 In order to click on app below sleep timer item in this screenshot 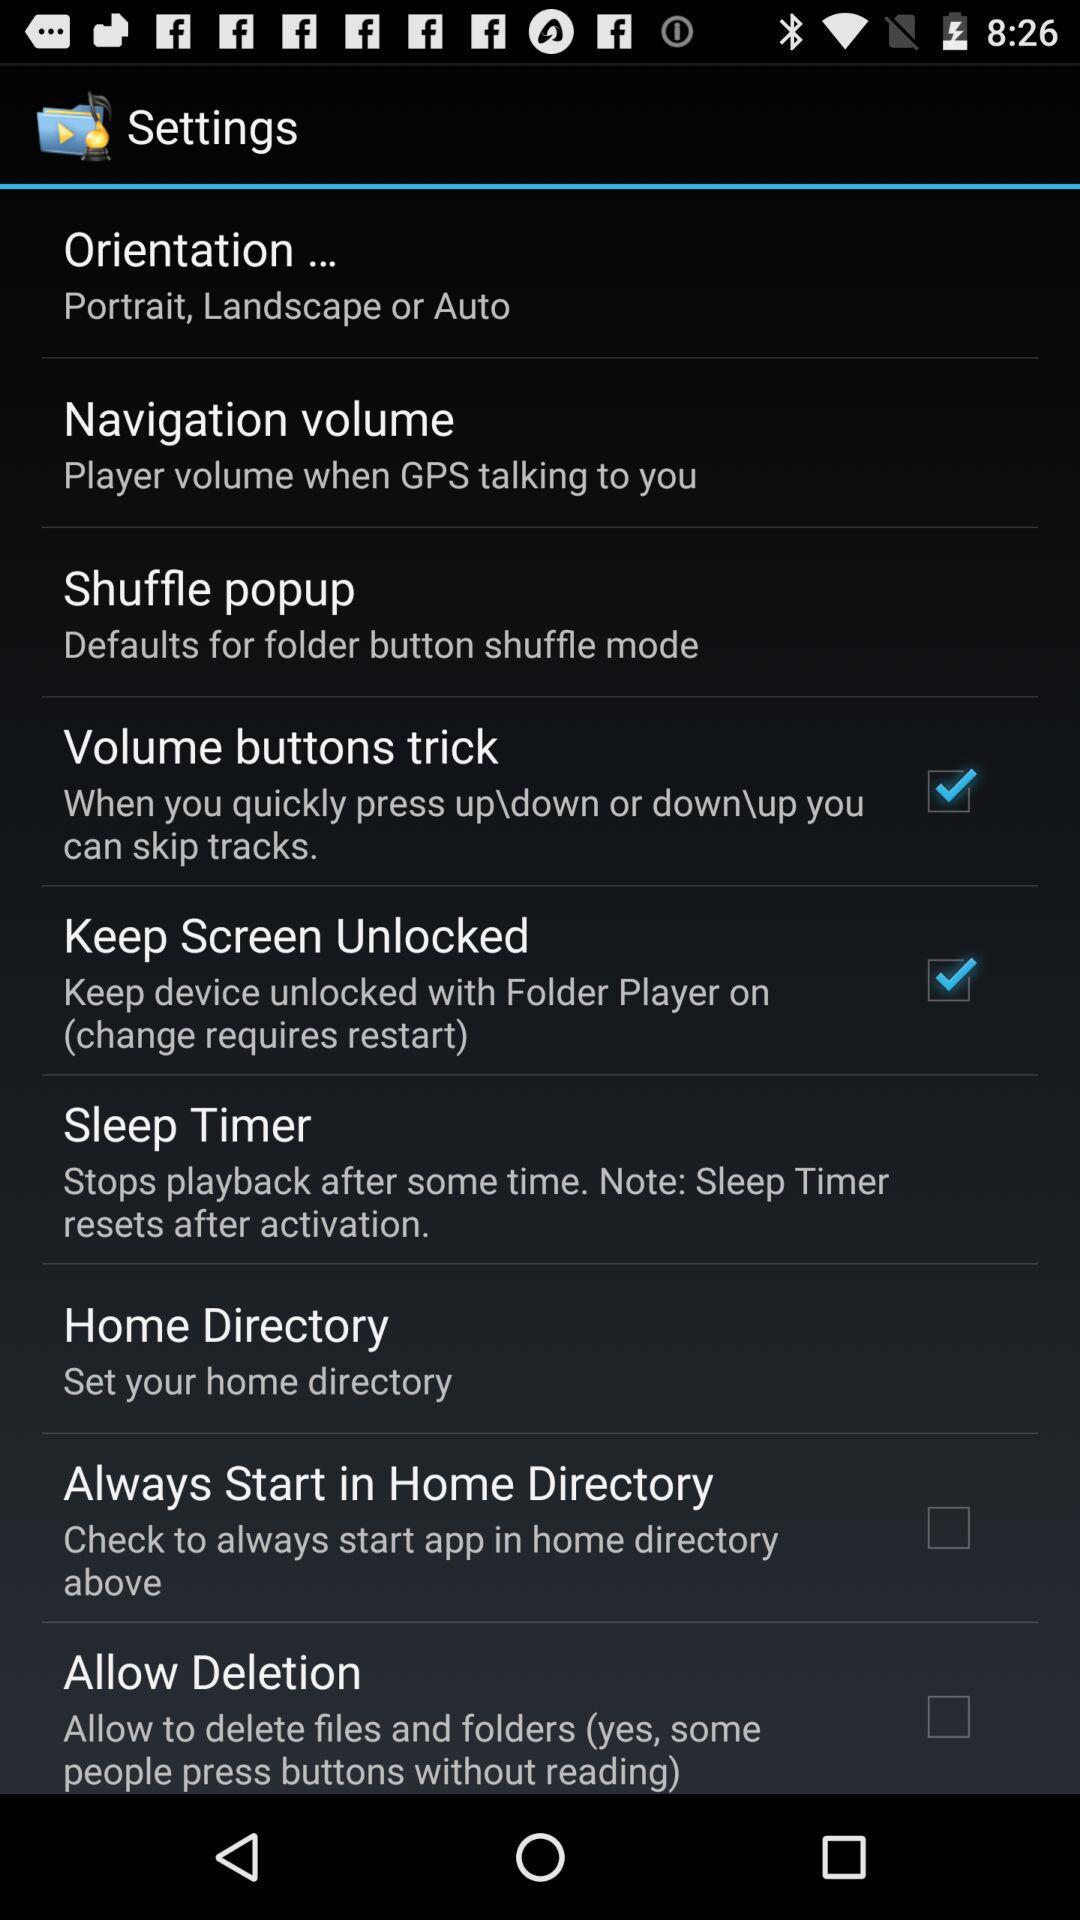, I will do `click(525, 1200)`.